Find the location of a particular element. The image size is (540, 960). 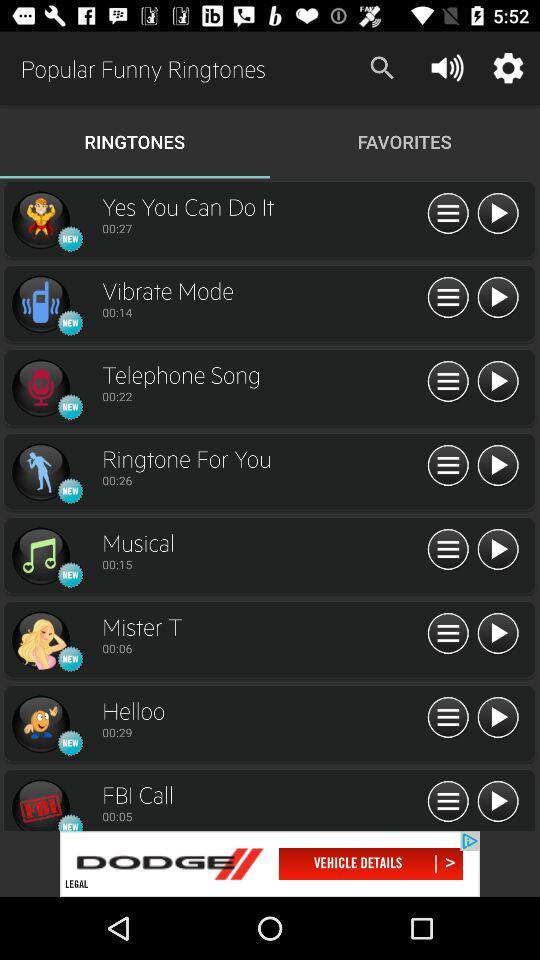

musical ringtone is located at coordinates (496, 550).